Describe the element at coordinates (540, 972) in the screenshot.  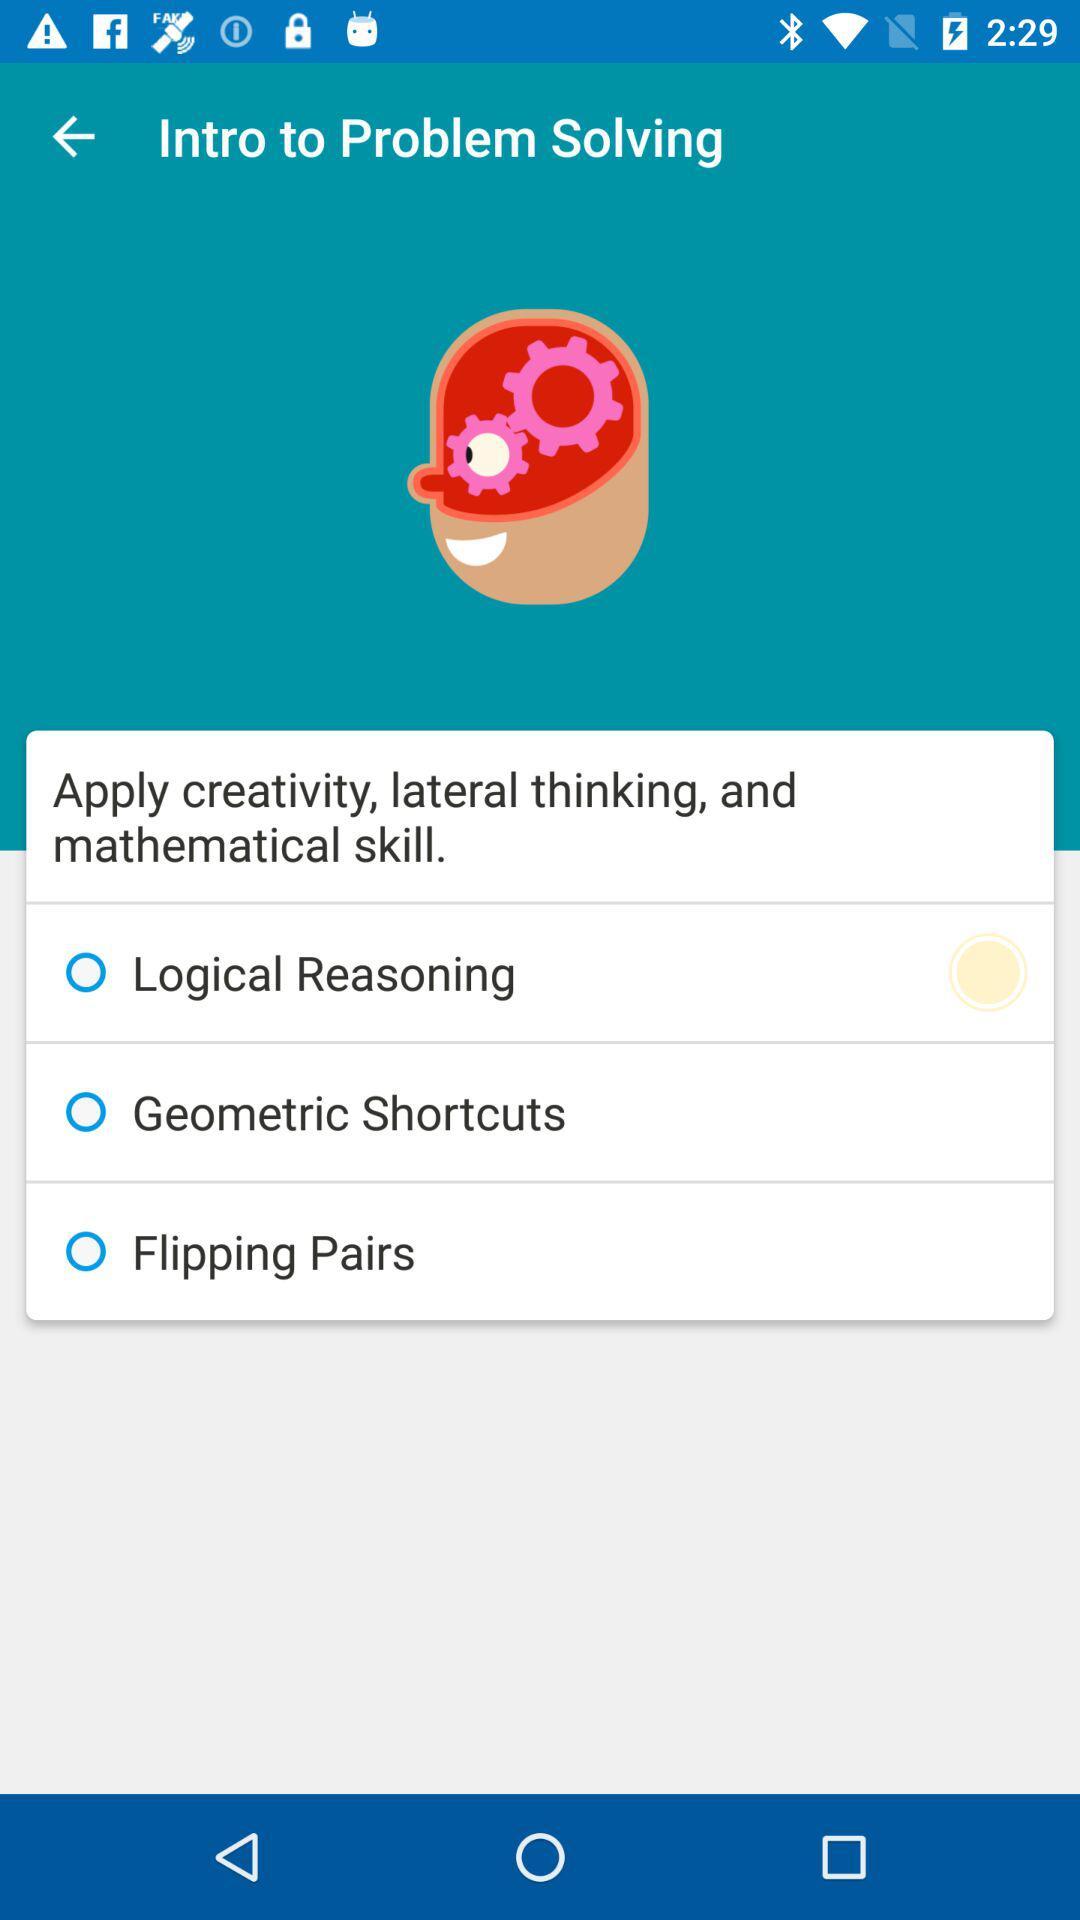
I see `logical reasoning icon` at that location.